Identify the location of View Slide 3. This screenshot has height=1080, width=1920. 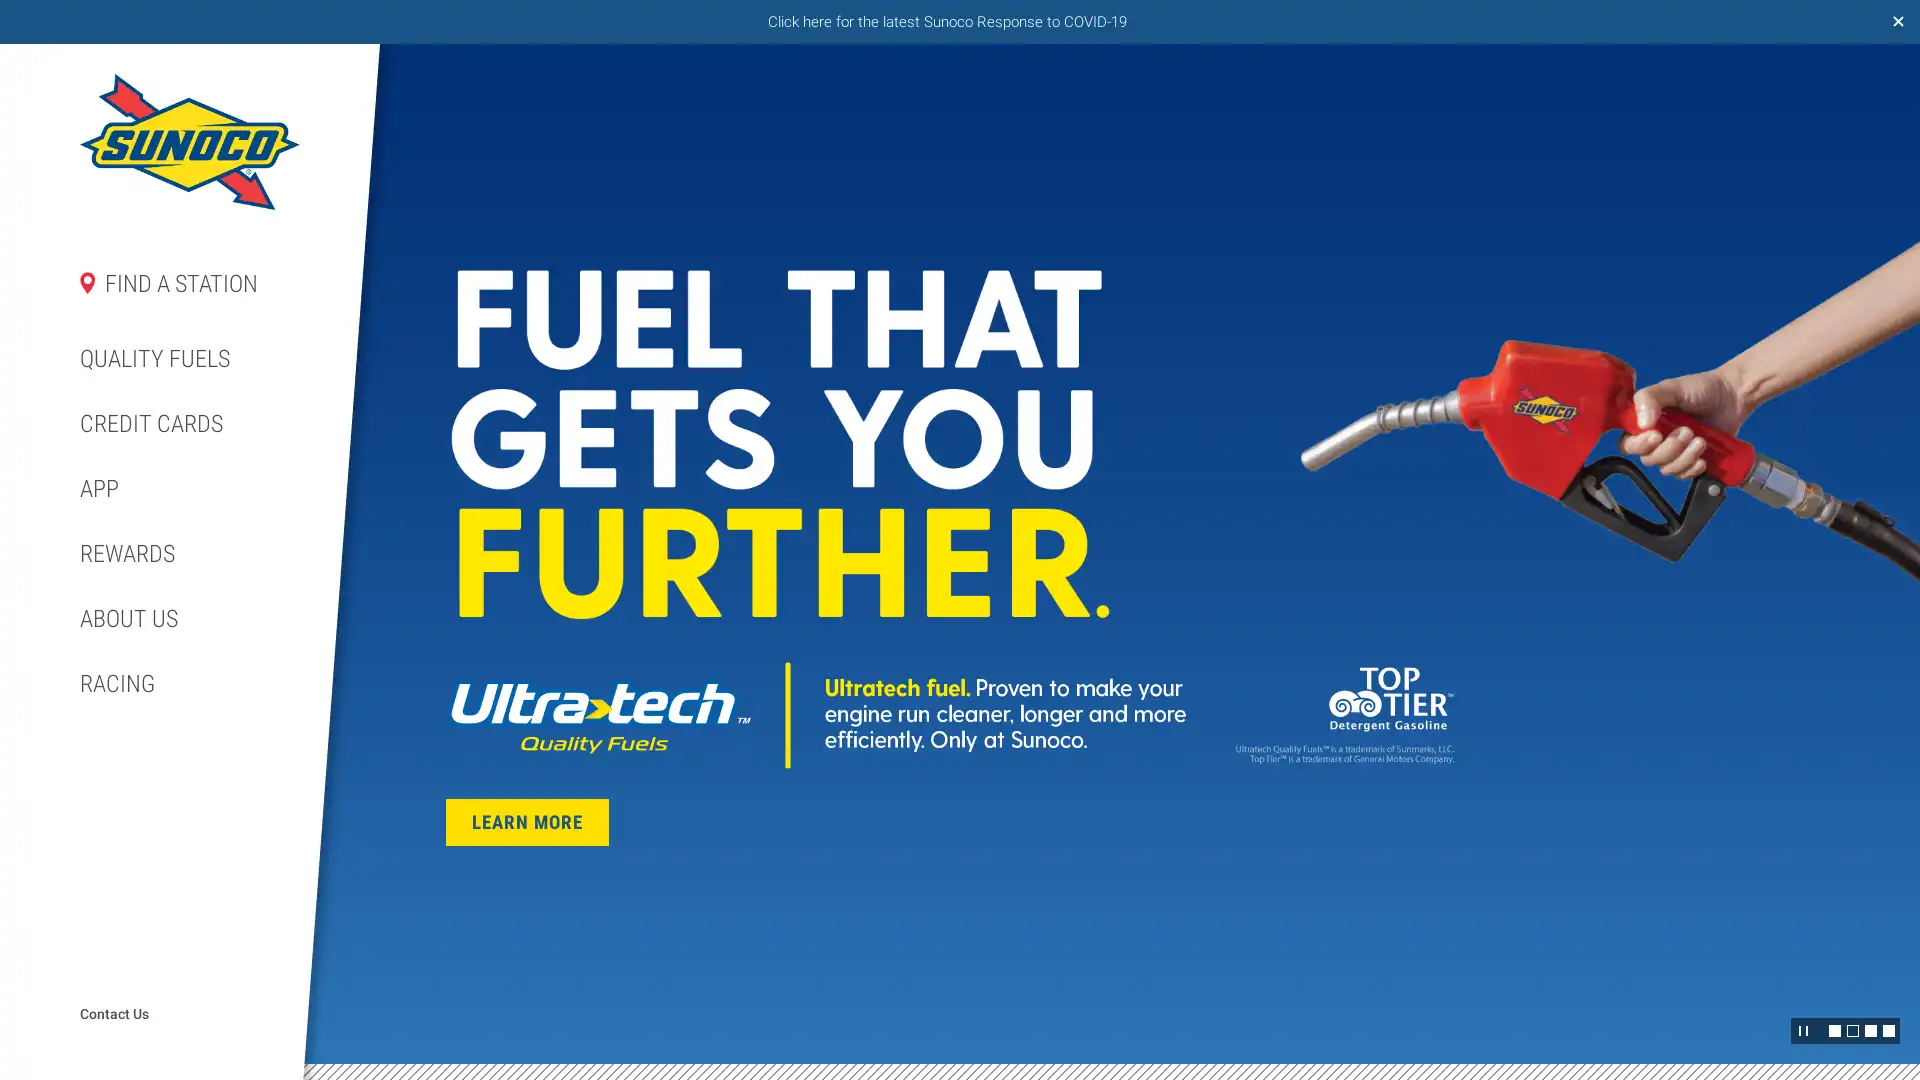
(1870, 1030).